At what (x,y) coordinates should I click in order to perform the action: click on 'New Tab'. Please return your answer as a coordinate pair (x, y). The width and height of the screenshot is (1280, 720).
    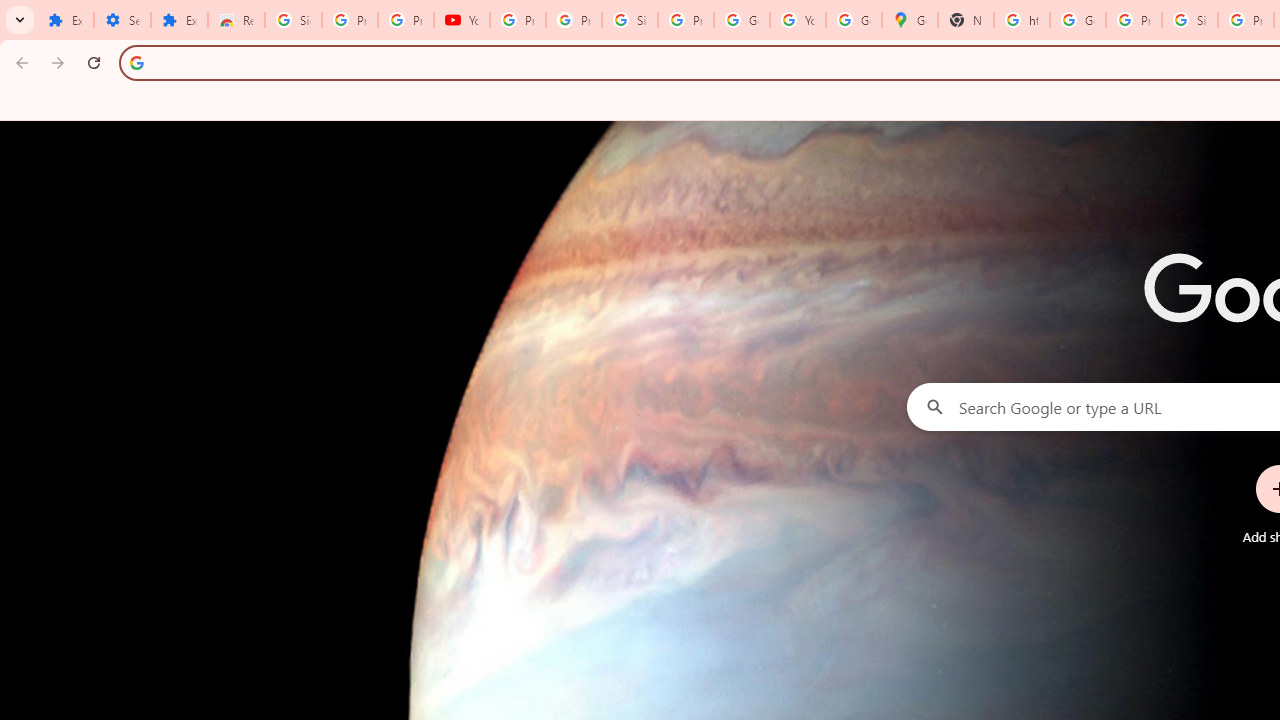
    Looking at the image, I should click on (966, 20).